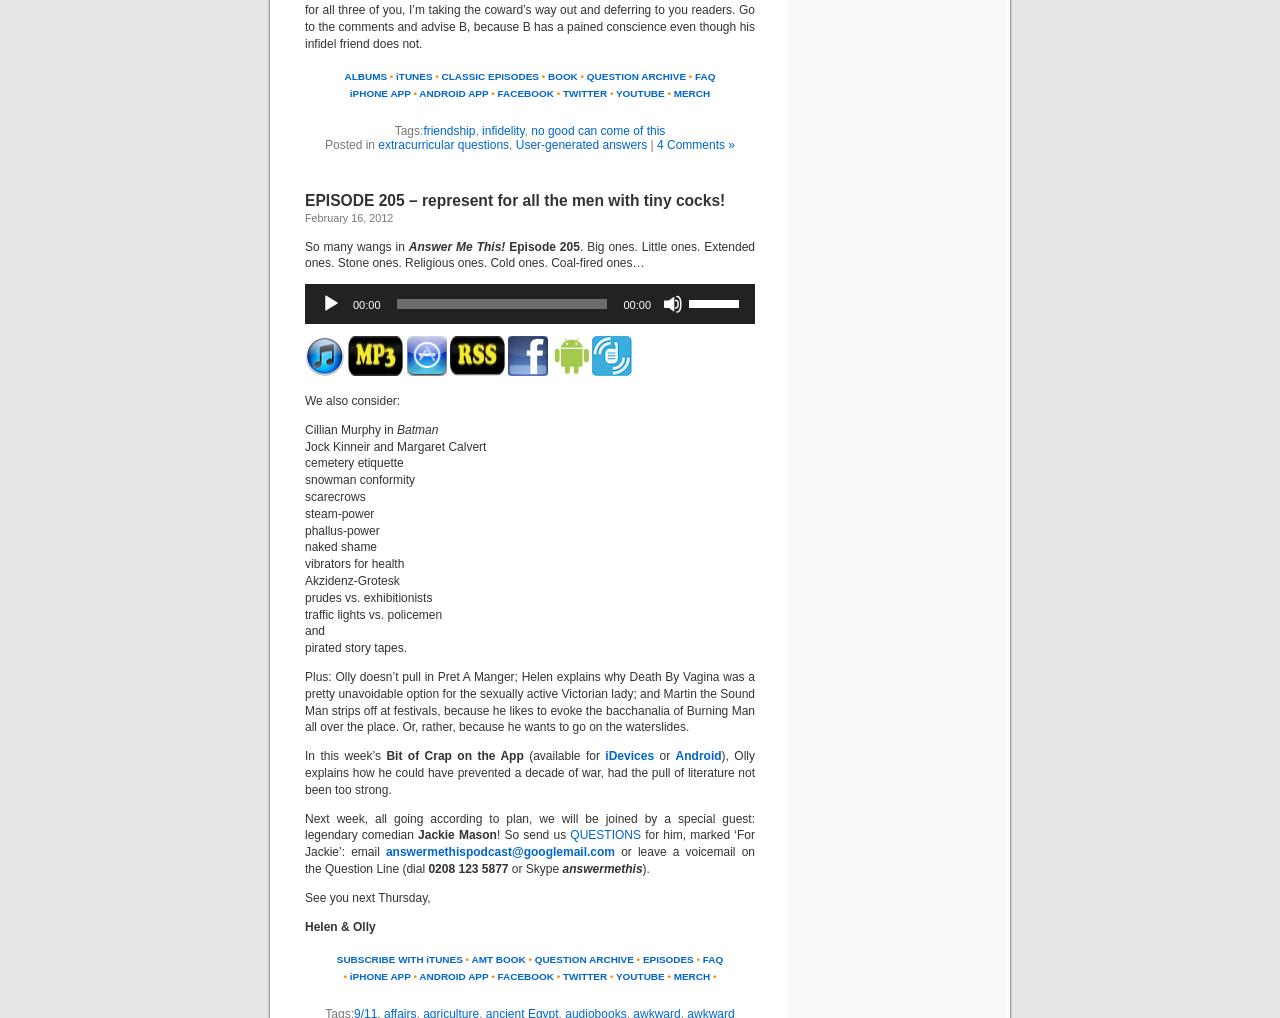  Describe the element at coordinates (489, 76) in the screenshot. I see `'CLASSIC EPISODES'` at that location.